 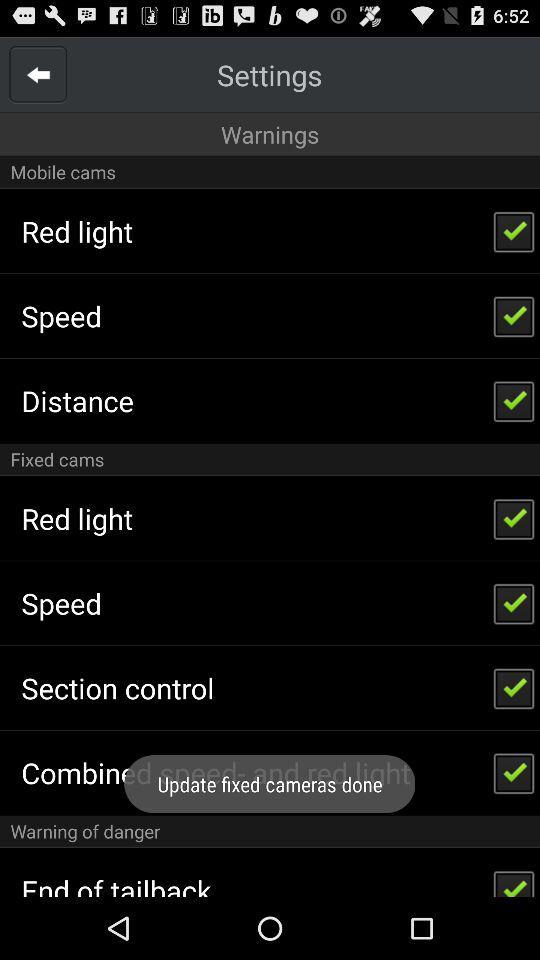 What do you see at coordinates (38, 74) in the screenshot?
I see `back to` at bounding box center [38, 74].